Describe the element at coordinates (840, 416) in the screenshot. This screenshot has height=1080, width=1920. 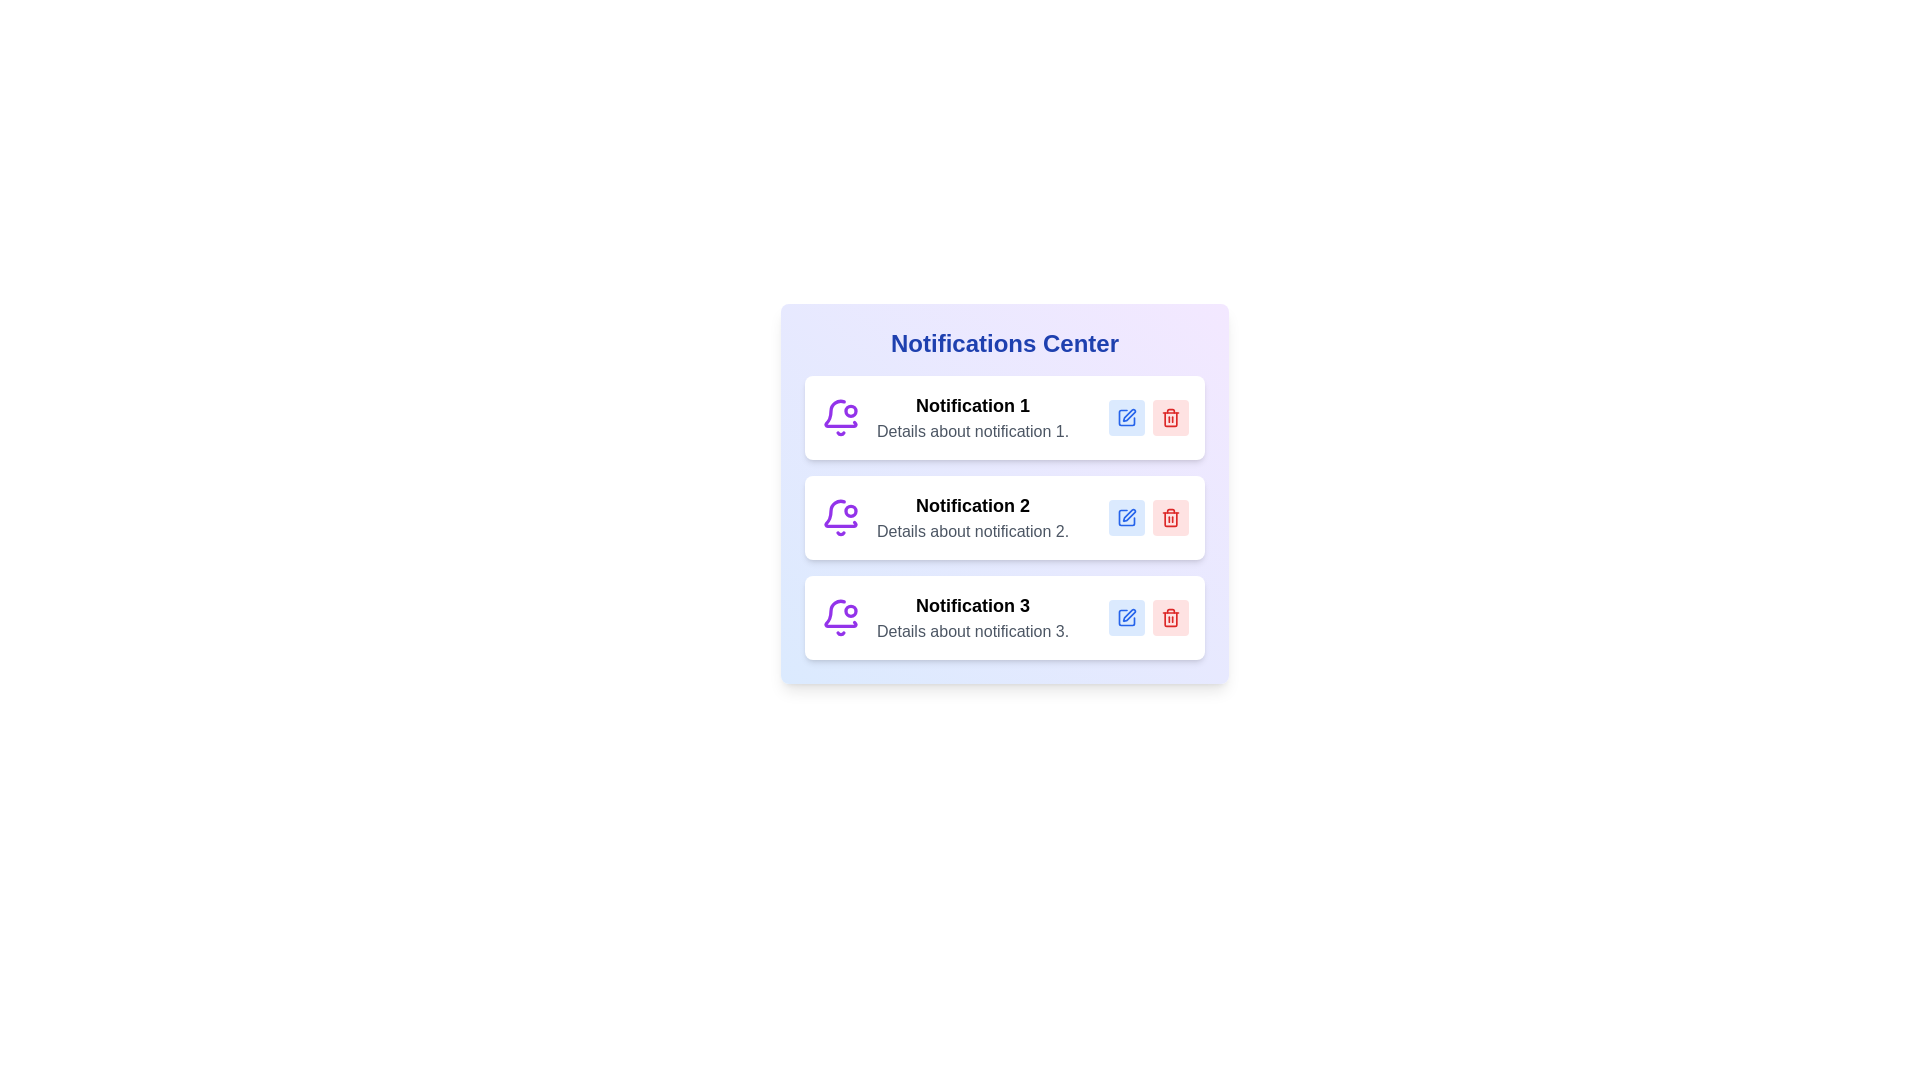
I see `the notification icon located inside the first notification card at the topmost row of the notification list, near the left edge` at that location.